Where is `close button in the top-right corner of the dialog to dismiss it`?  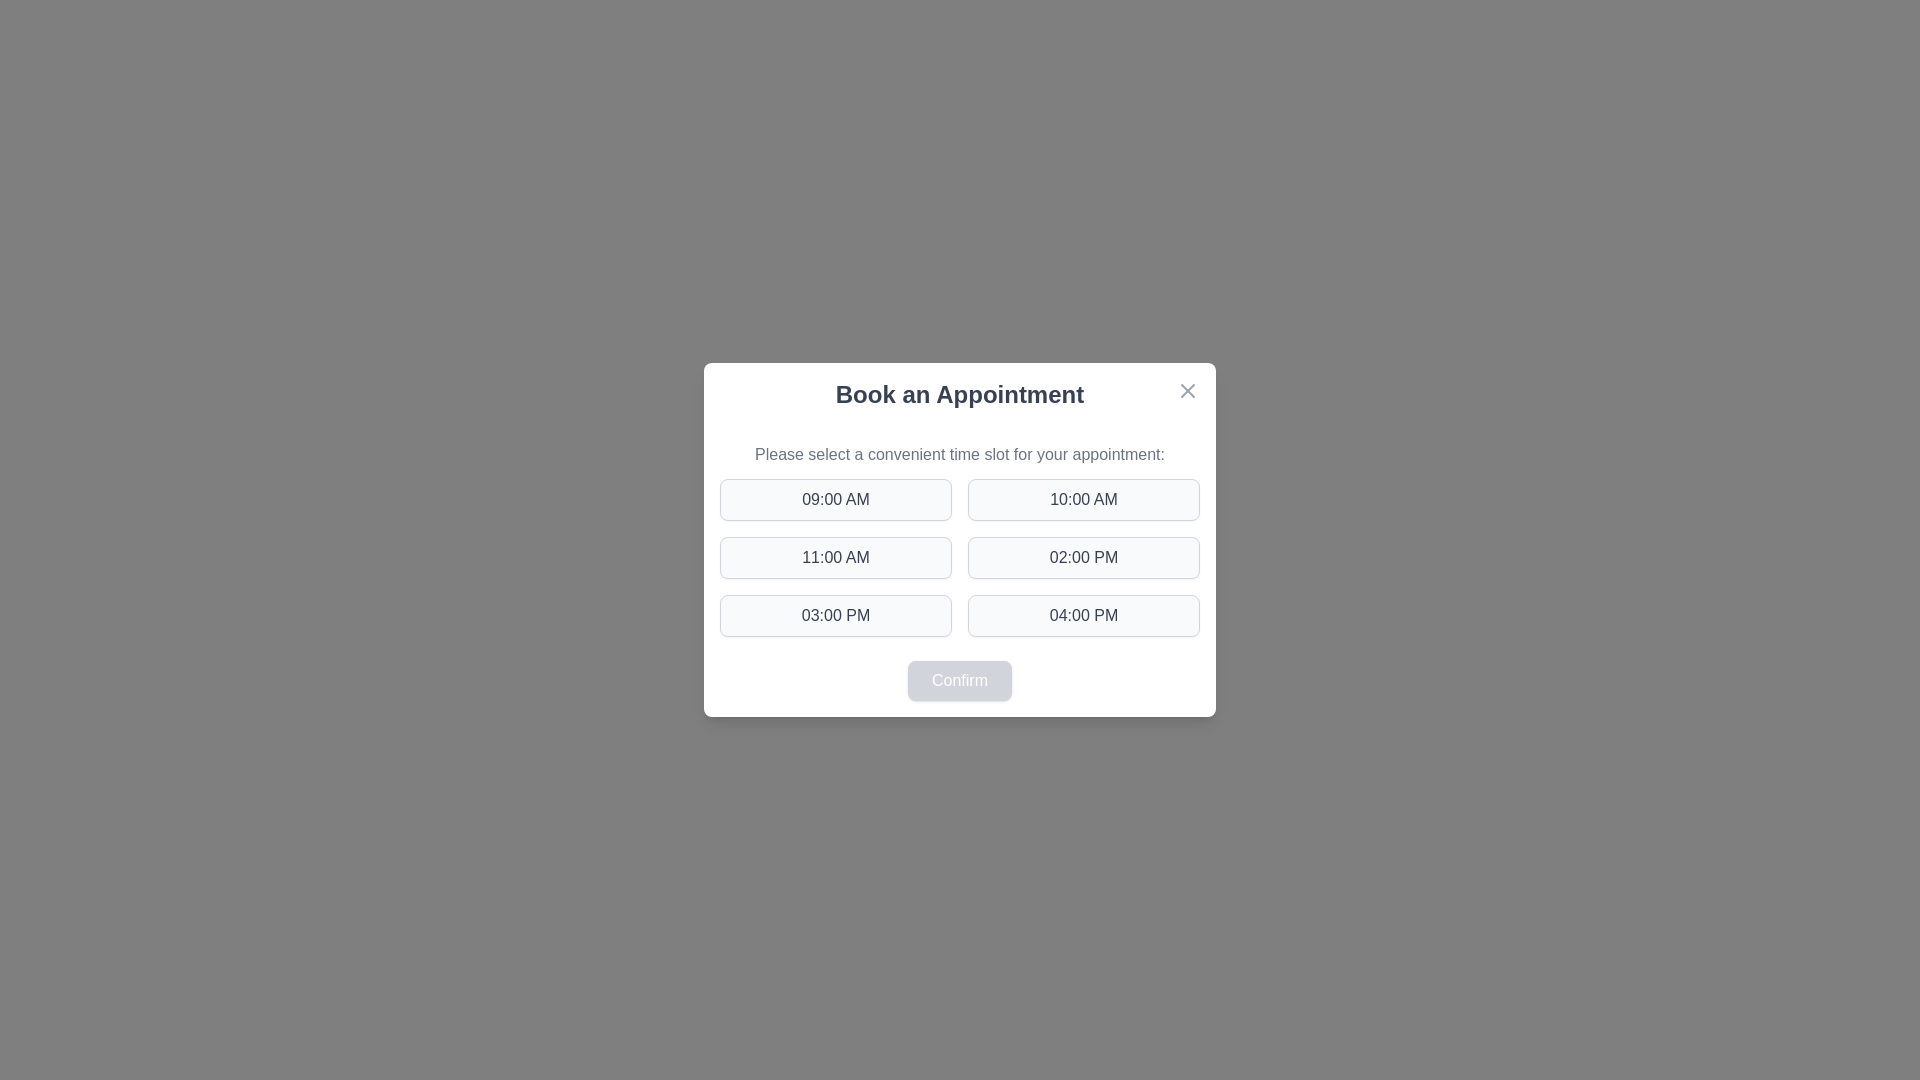 close button in the top-right corner of the dialog to dismiss it is located at coordinates (1188, 390).